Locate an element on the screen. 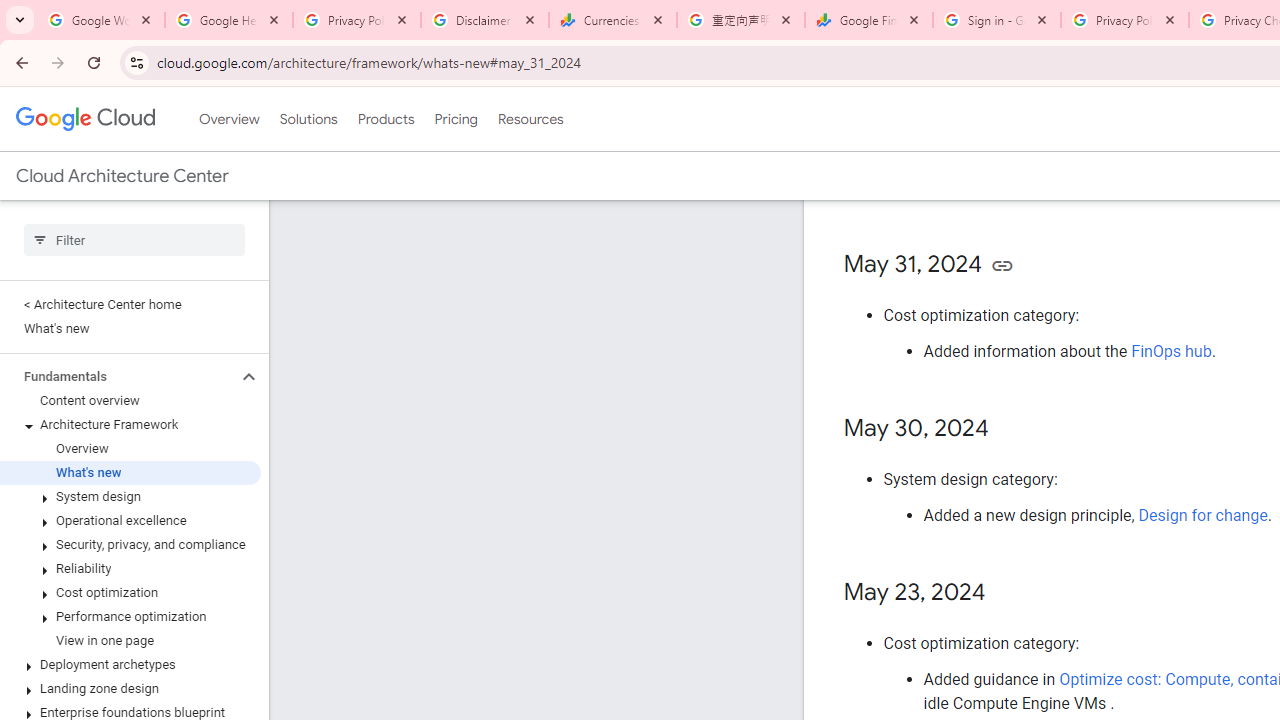 The width and height of the screenshot is (1280, 720). 'Cost optimization' is located at coordinates (129, 591).